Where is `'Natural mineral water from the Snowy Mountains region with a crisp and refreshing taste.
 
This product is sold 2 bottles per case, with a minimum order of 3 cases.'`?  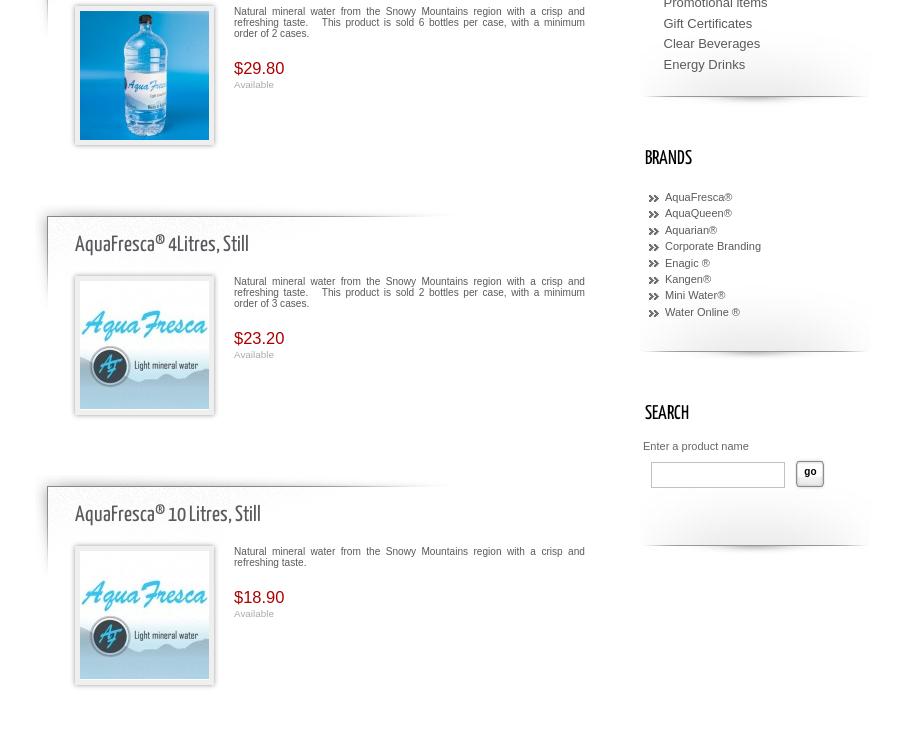
'Natural mineral water from the Snowy Mountains region with a crisp and refreshing taste.
 
This product is sold 2 bottles per case, with a minimum order of 3 cases.' is located at coordinates (409, 290).